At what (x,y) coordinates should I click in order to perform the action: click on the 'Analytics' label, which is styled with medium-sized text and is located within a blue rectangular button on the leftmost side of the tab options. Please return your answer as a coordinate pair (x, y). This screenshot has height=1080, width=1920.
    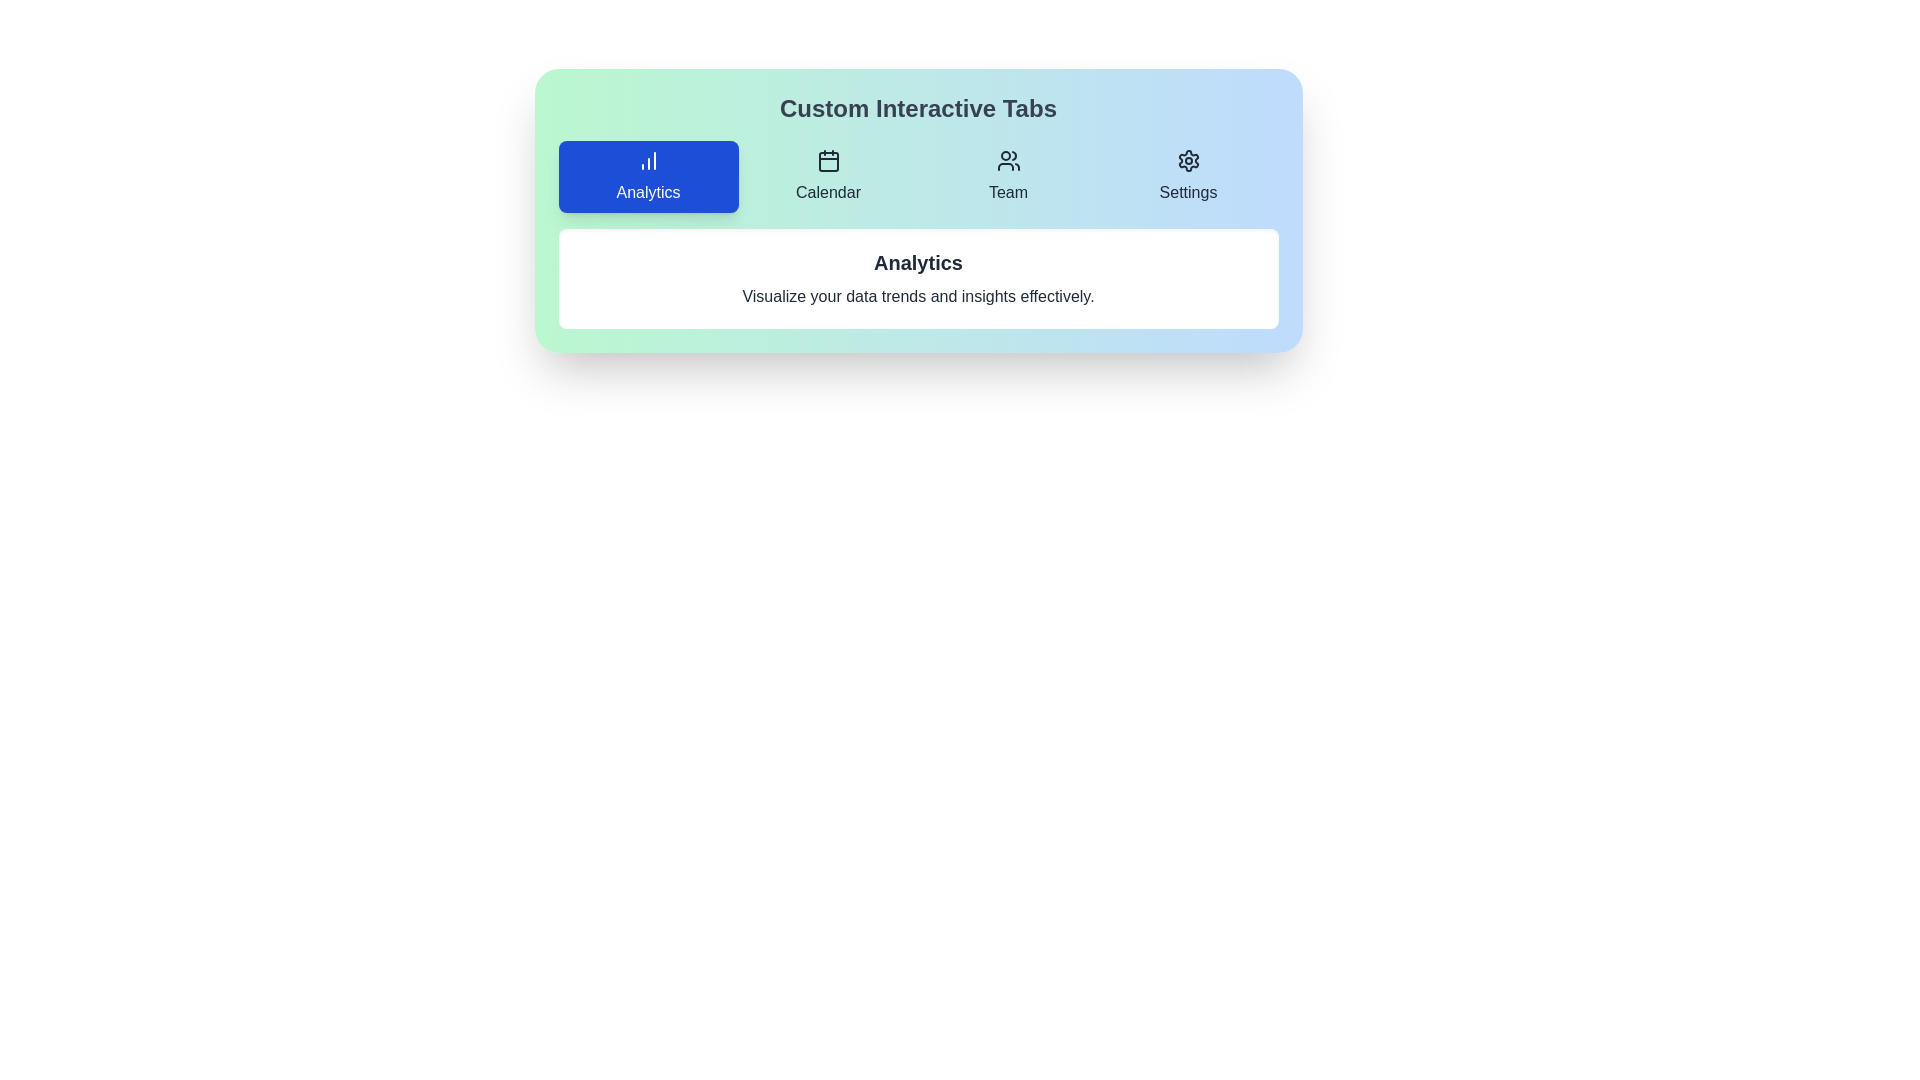
    Looking at the image, I should click on (648, 192).